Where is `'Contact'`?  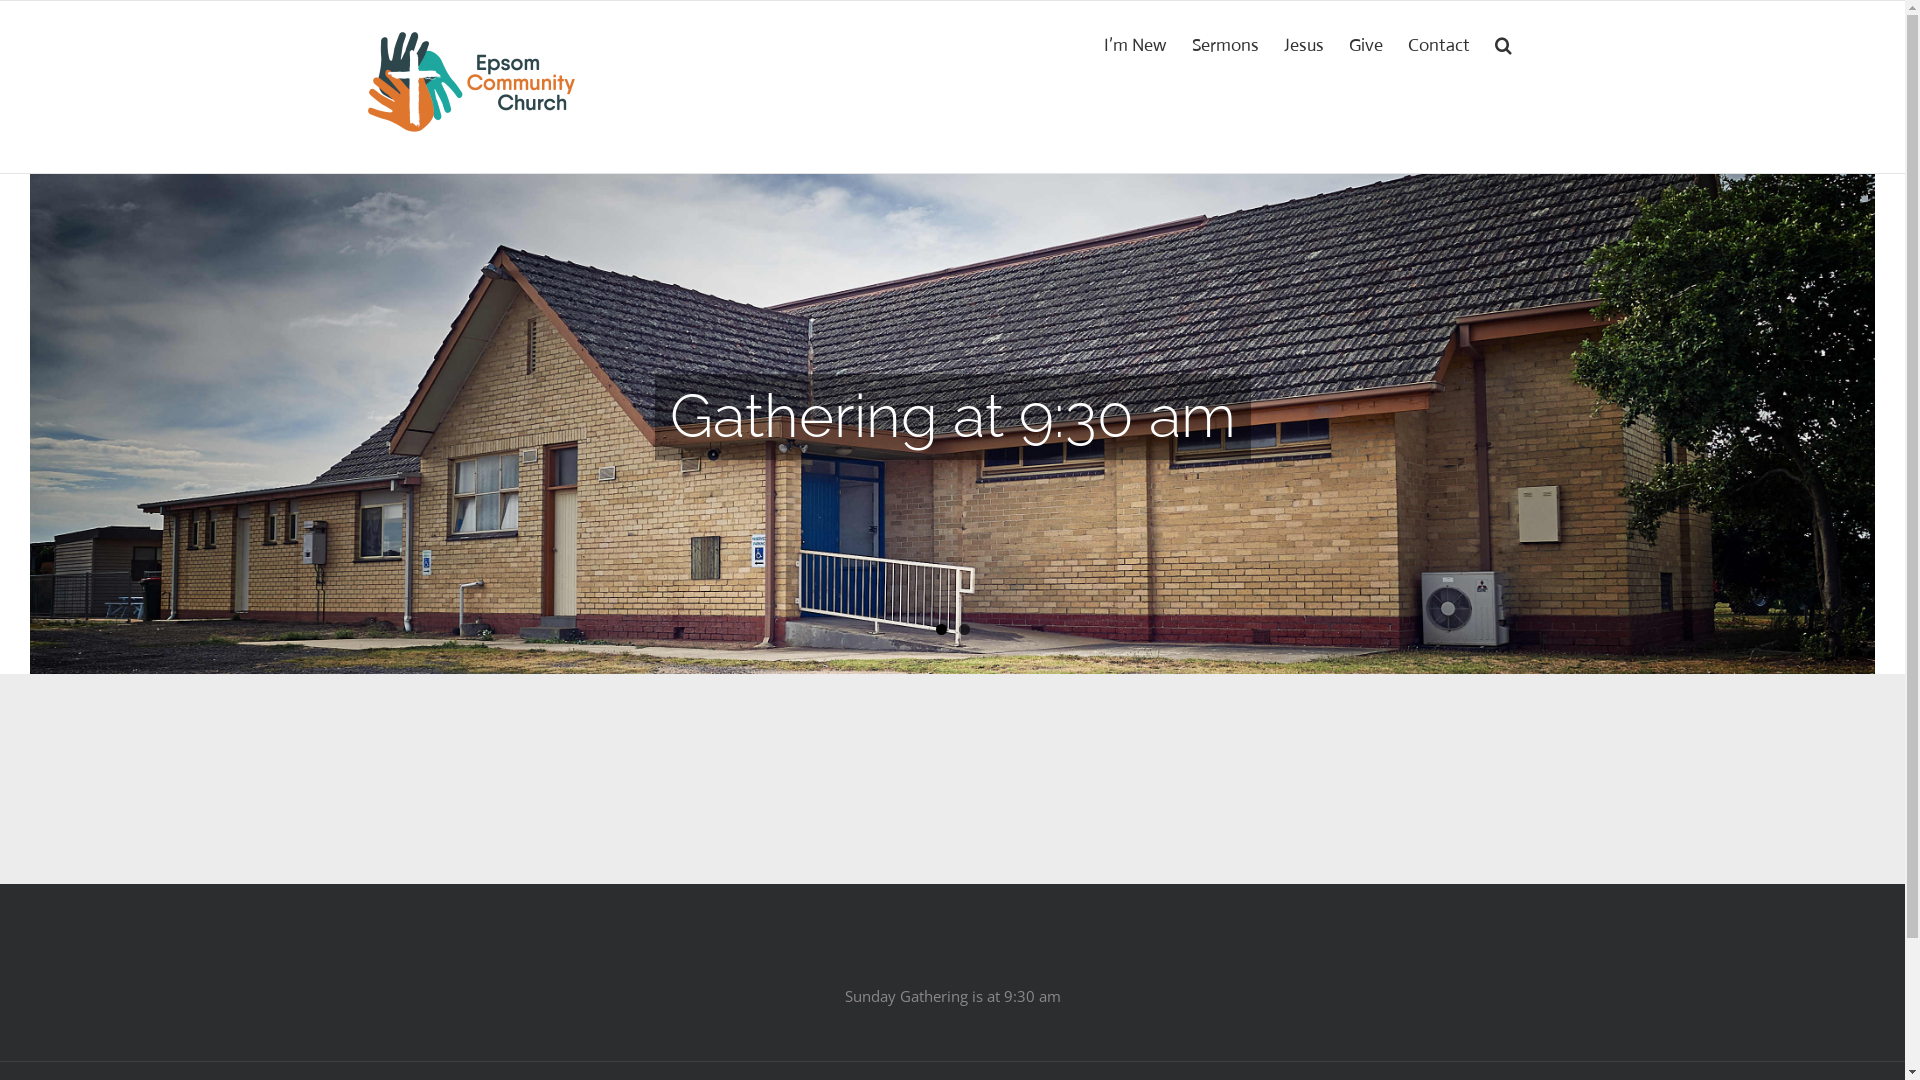
'Contact' is located at coordinates (1438, 42).